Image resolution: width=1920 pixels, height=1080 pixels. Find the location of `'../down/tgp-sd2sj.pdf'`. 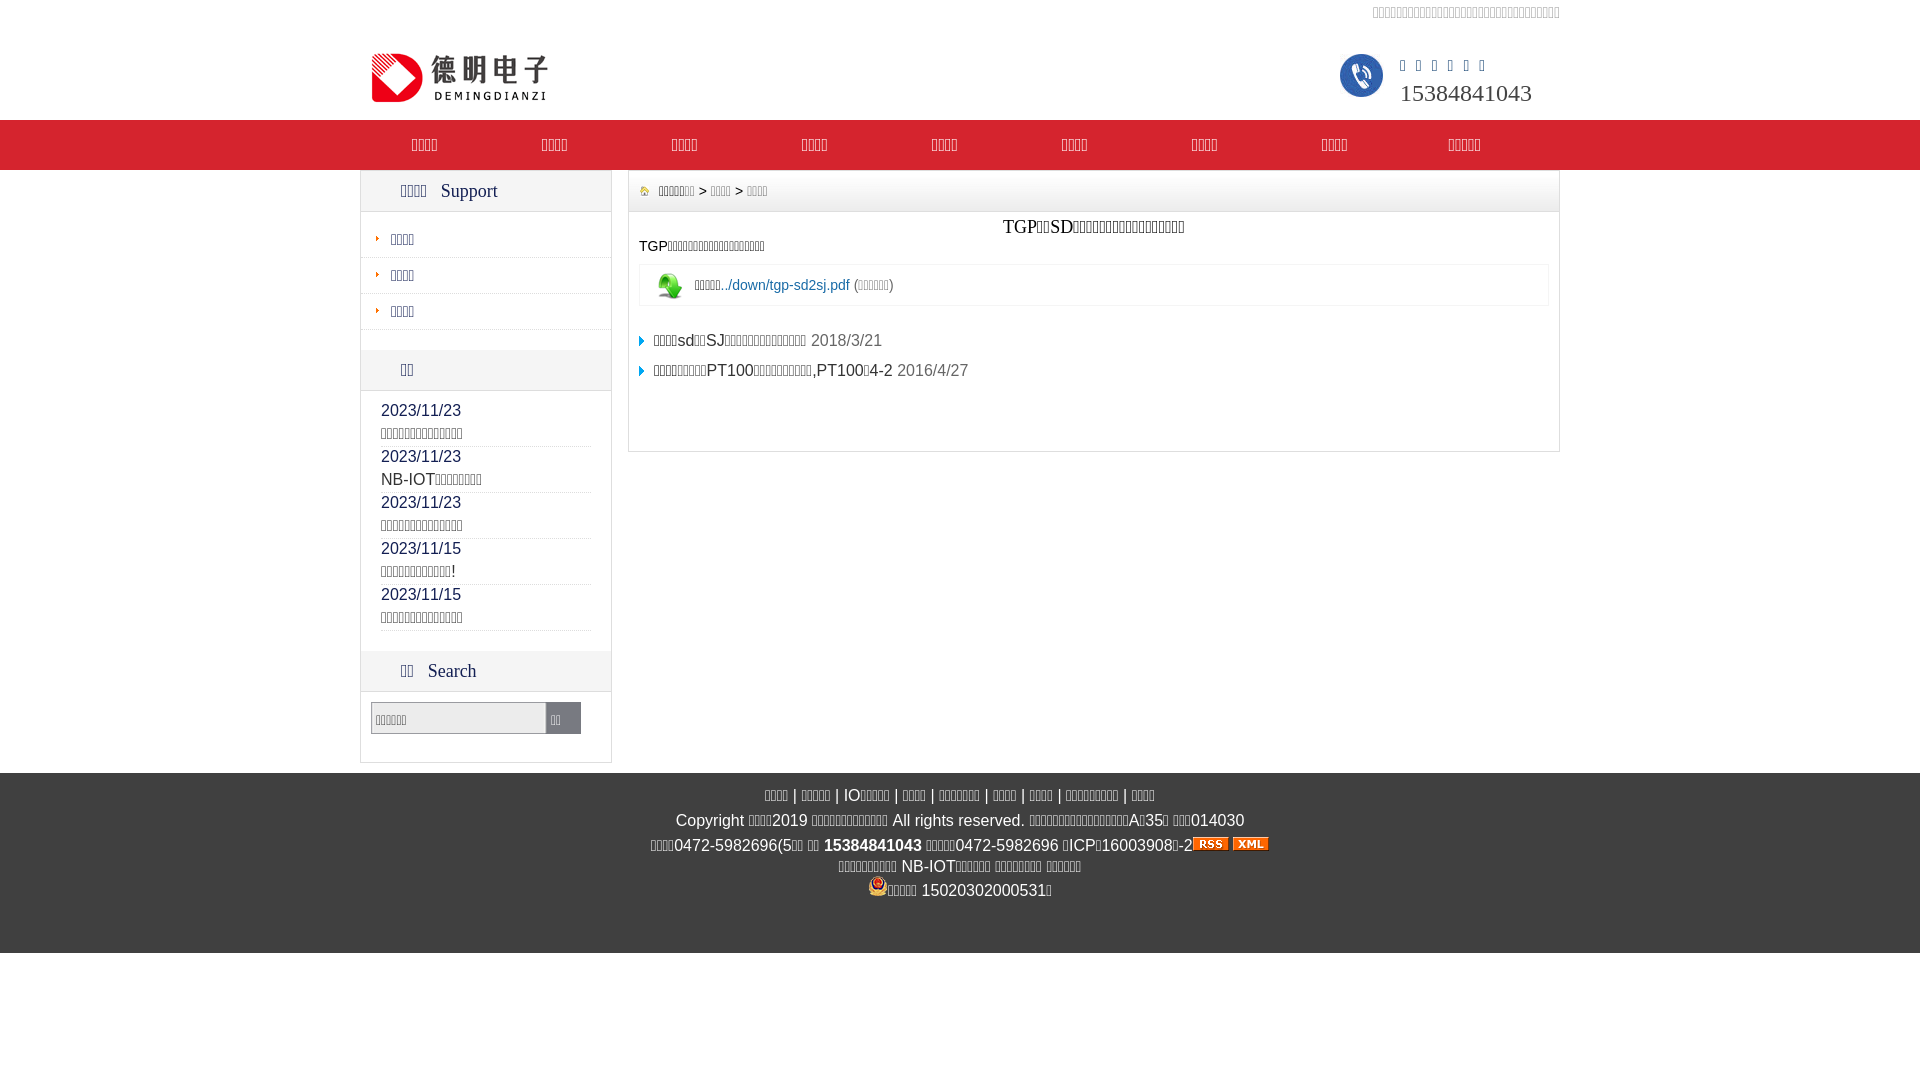

'../down/tgp-sd2sj.pdf' is located at coordinates (784, 285).